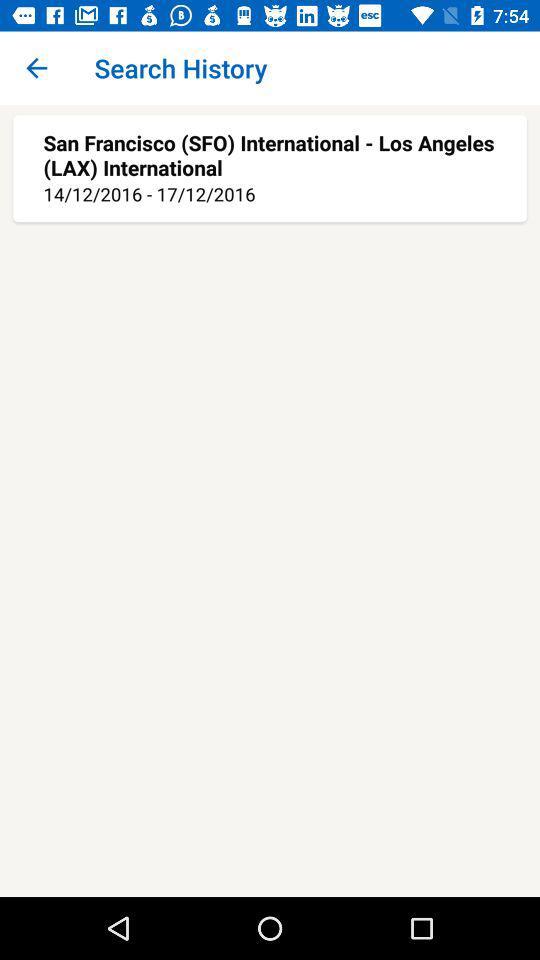  What do you see at coordinates (36, 68) in the screenshot?
I see `the item next to search history app` at bounding box center [36, 68].